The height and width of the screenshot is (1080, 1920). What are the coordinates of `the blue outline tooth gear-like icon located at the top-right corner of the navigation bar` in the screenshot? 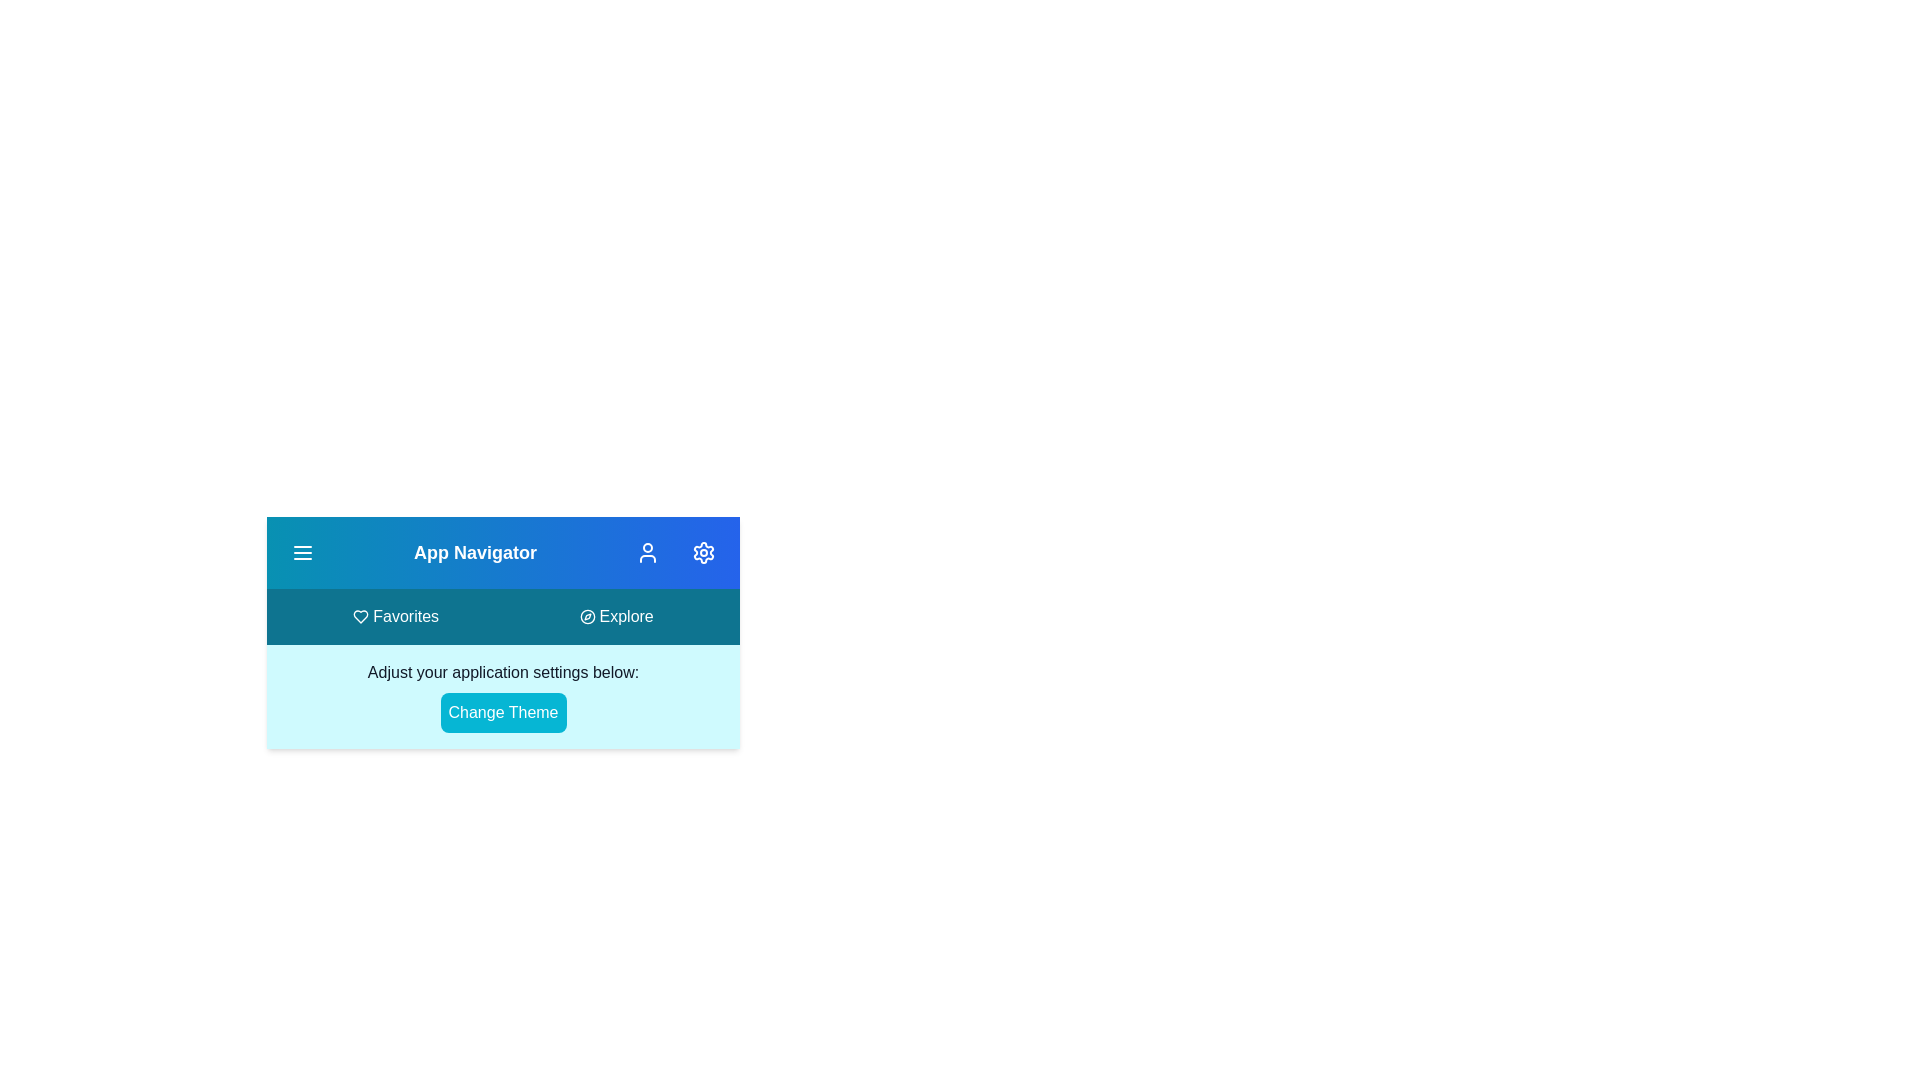 It's located at (704, 552).